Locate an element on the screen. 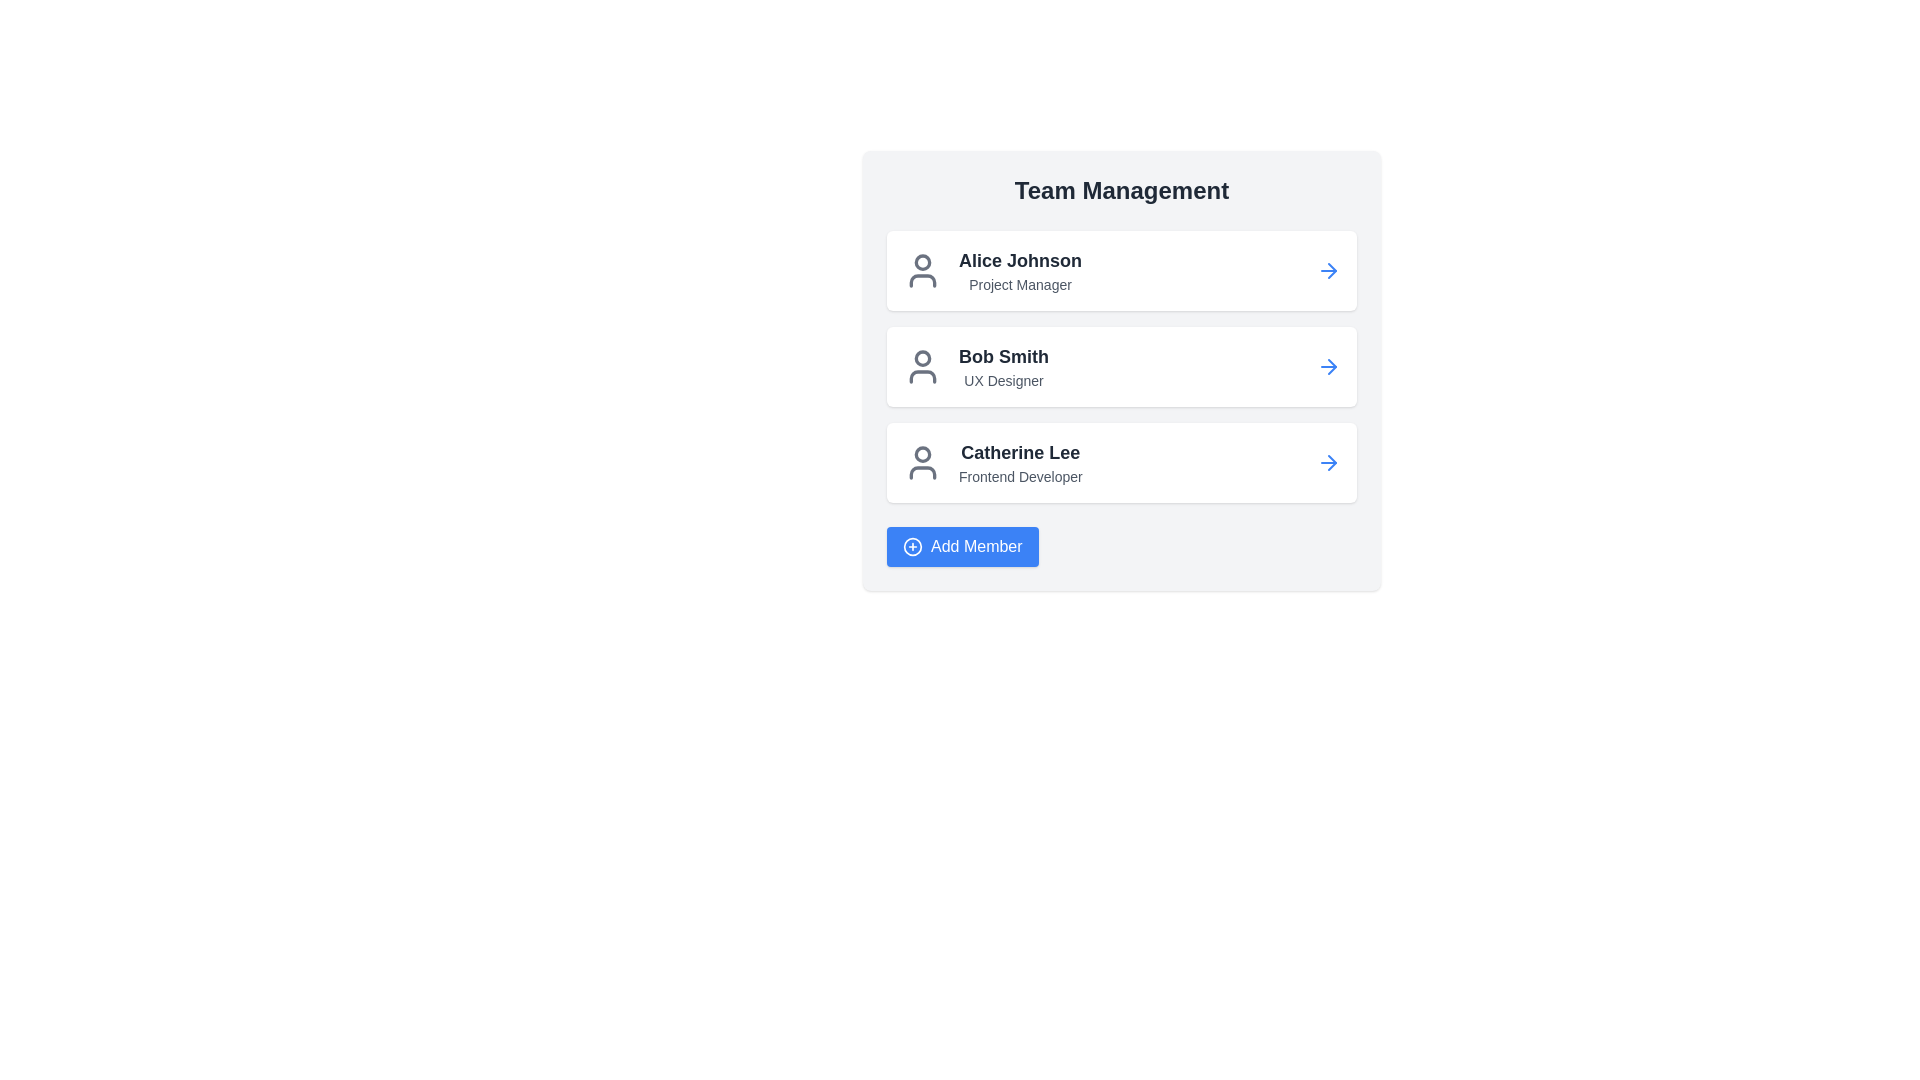 The image size is (1920, 1080). the text label that describes the role of user 'Alice Johnson' as a Project Manager, located in the second row of the 'Team Management' section is located at coordinates (1020, 285).